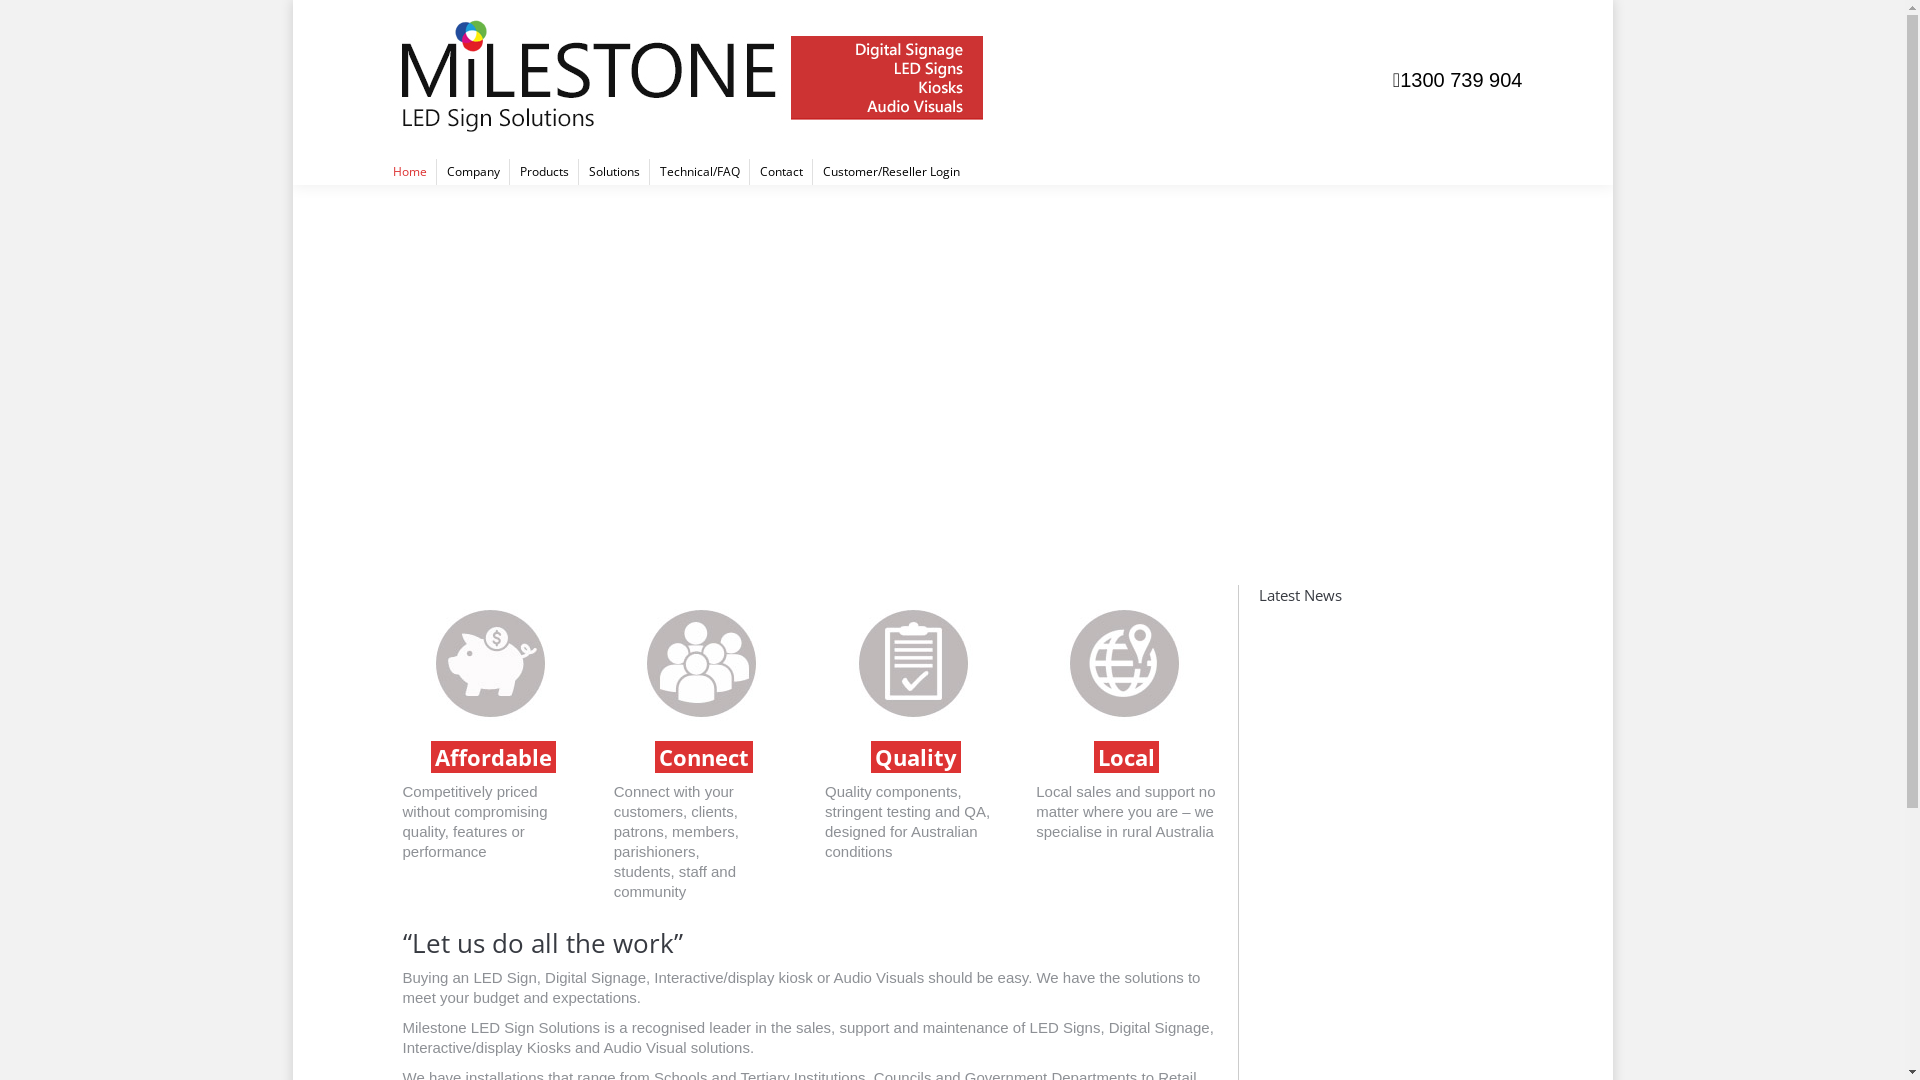 The image size is (1920, 1080). Describe the element at coordinates (435, 171) in the screenshot. I see `'Company'` at that location.